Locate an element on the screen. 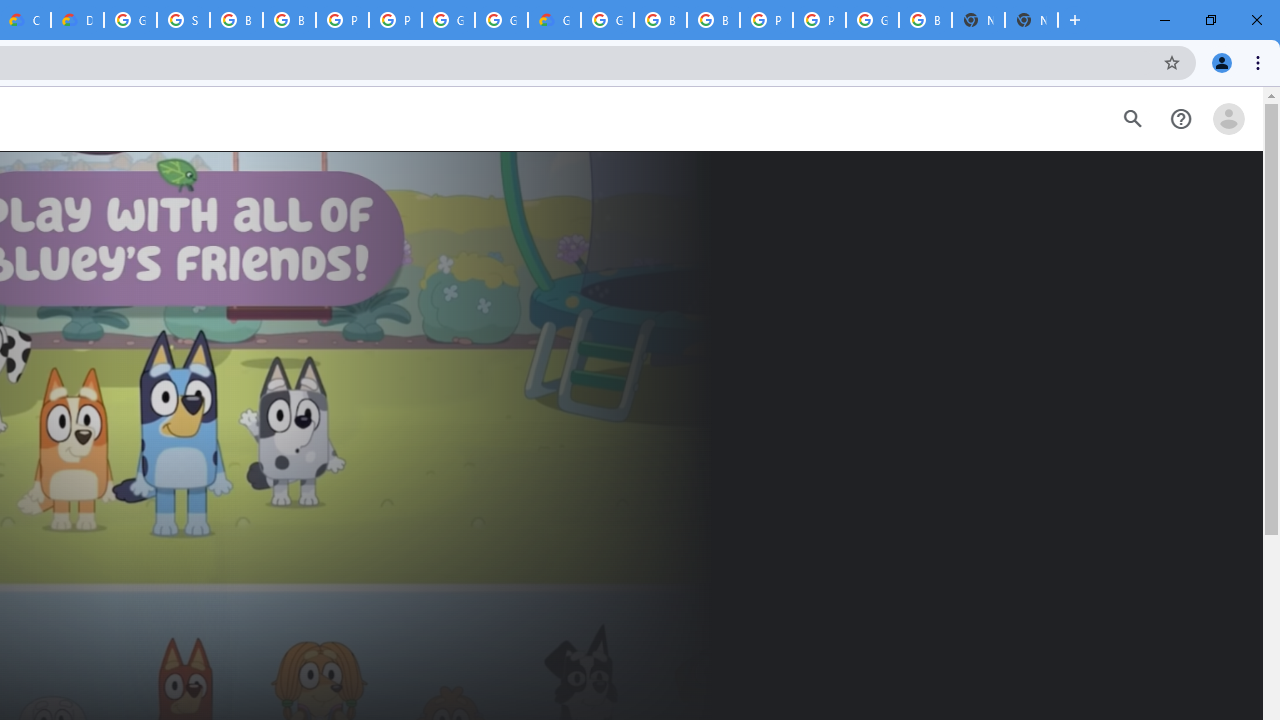 This screenshot has width=1280, height=720. 'Browse Chrome as a guest - Computer - Google Chrome Help' is located at coordinates (288, 20).